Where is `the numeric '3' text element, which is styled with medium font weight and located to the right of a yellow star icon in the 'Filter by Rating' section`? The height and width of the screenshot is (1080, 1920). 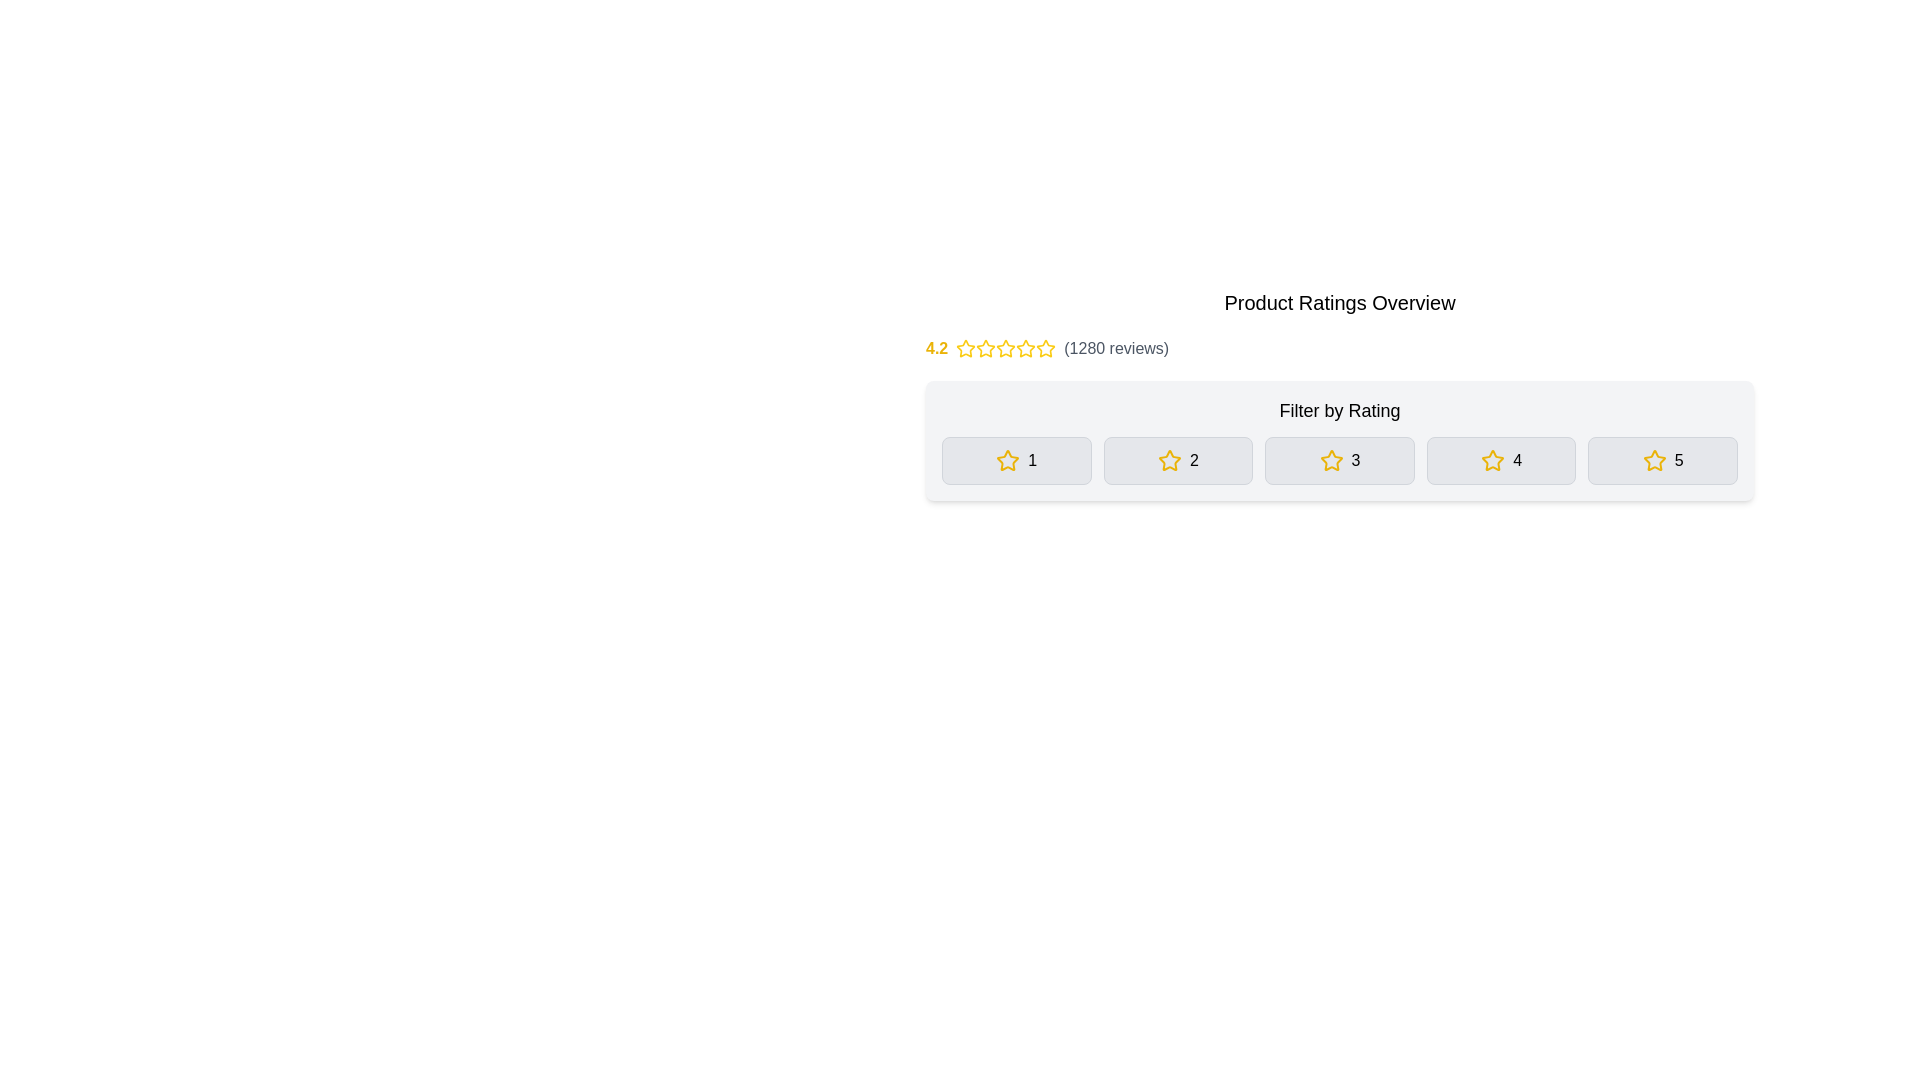 the numeric '3' text element, which is styled with medium font weight and located to the right of a yellow star icon in the 'Filter by Rating' section is located at coordinates (1355, 461).